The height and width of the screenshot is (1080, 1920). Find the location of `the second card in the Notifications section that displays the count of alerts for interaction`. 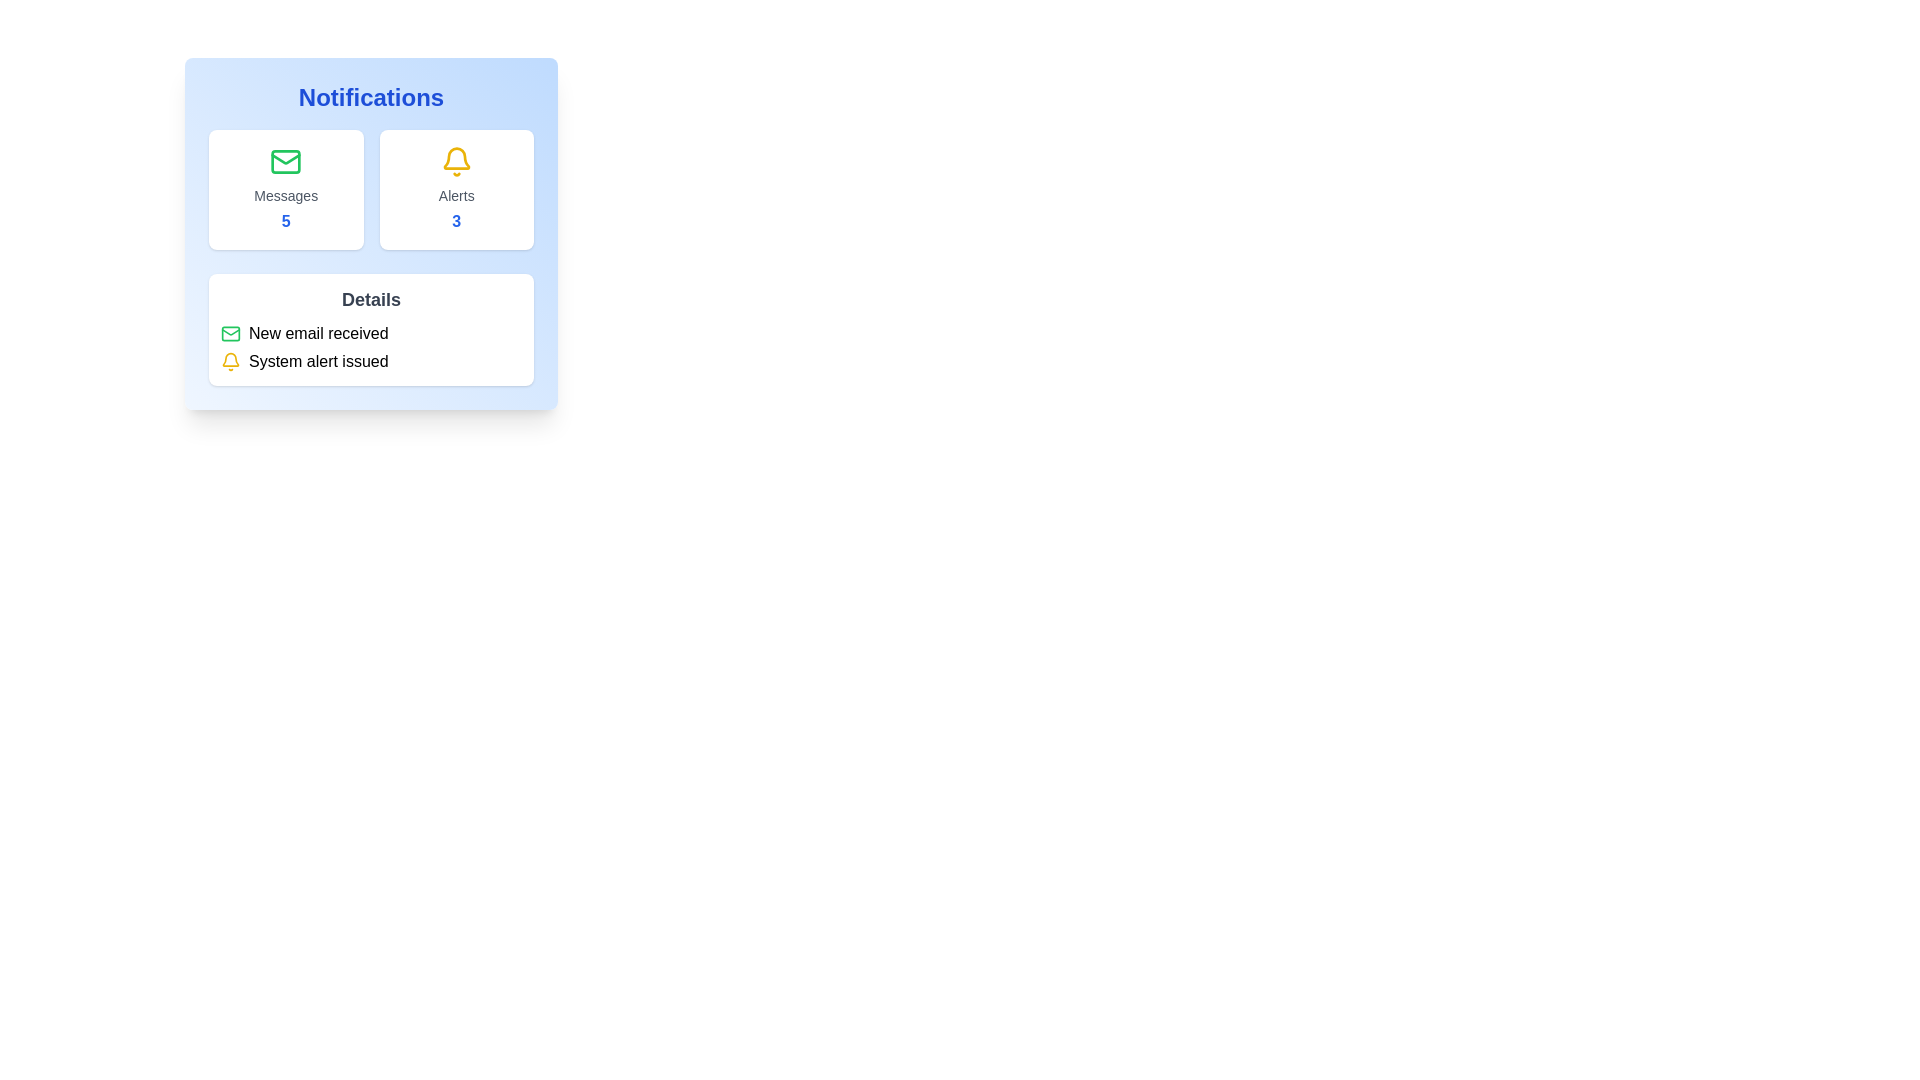

the second card in the Notifications section that displays the count of alerts for interaction is located at coordinates (455, 189).